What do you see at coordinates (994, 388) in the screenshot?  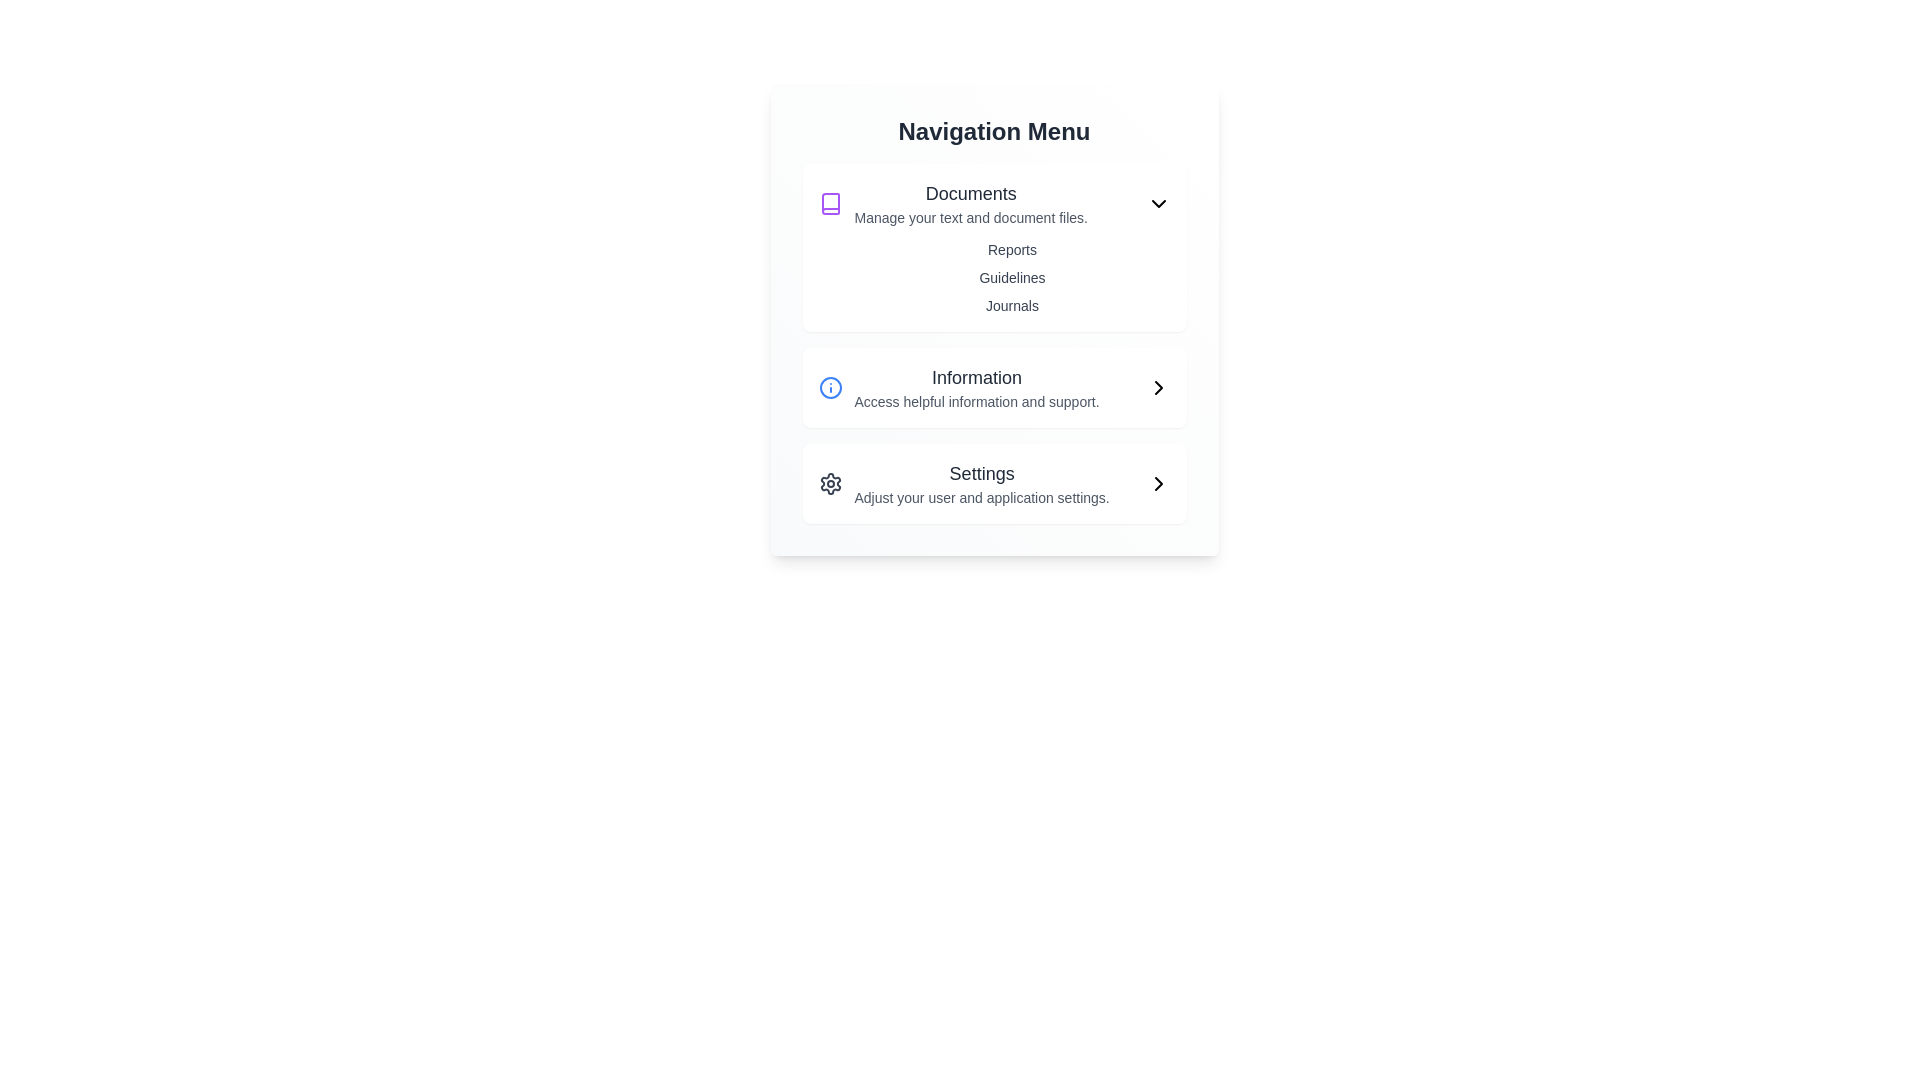 I see `the second interactive navigation link in the 'Navigation Menu' panel` at bounding box center [994, 388].